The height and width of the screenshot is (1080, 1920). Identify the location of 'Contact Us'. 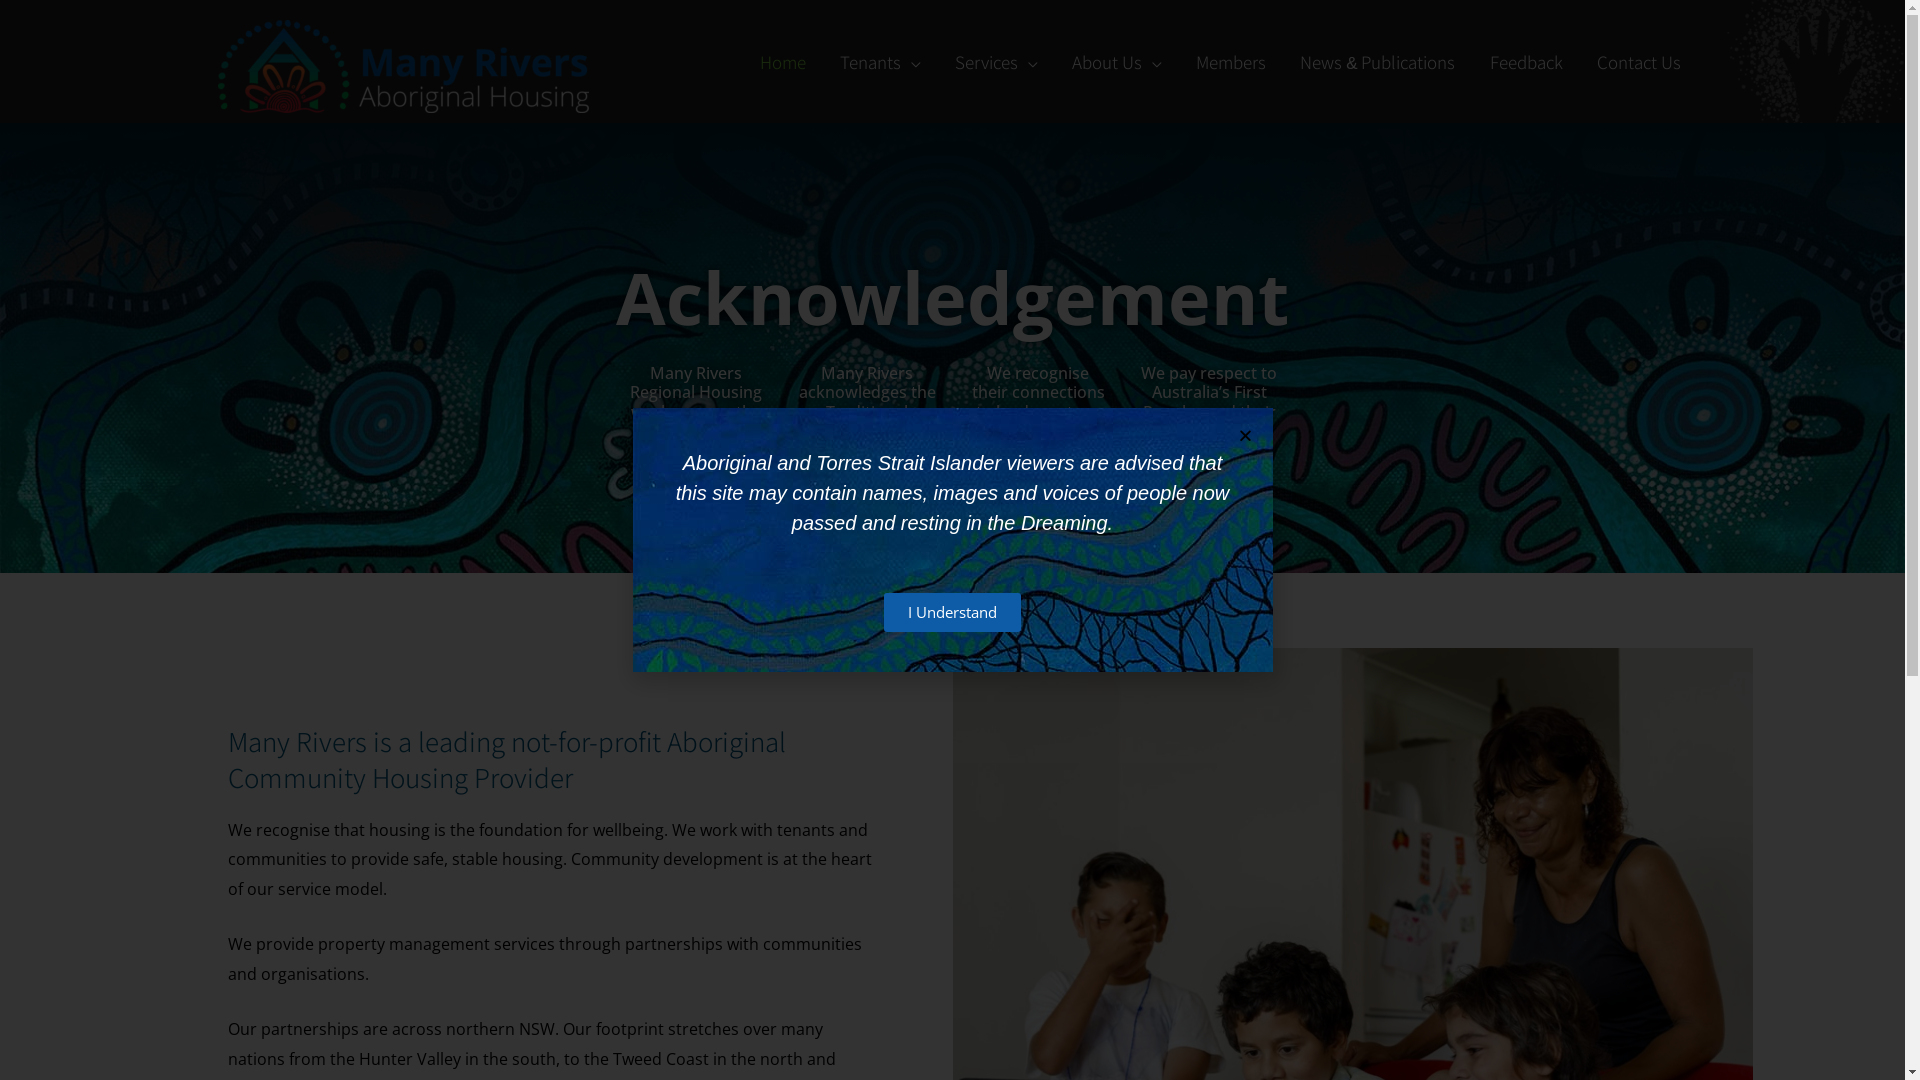
(1638, 60).